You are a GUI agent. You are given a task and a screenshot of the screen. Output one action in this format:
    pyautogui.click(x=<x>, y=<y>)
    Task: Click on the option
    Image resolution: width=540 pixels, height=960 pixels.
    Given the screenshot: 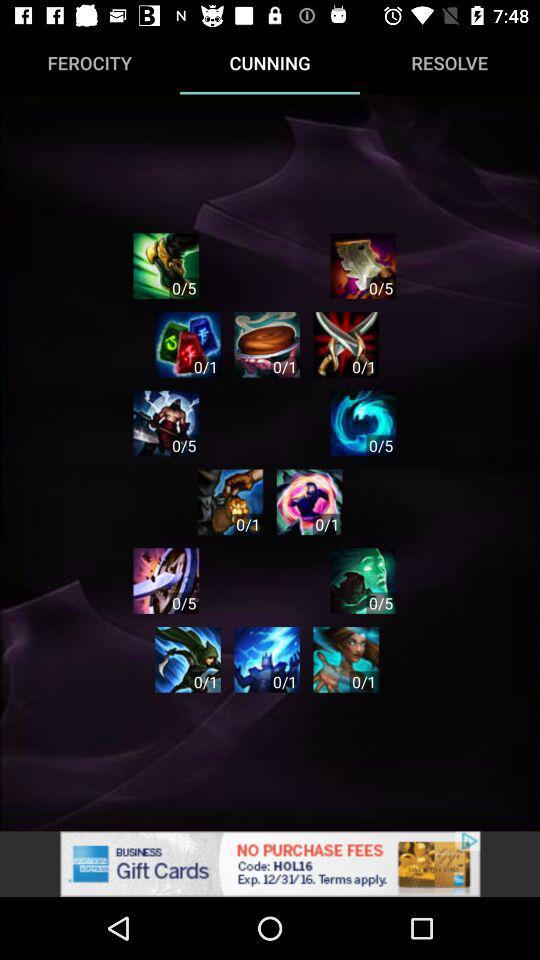 What is the action you would take?
    pyautogui.click(x=345, y=658)
    